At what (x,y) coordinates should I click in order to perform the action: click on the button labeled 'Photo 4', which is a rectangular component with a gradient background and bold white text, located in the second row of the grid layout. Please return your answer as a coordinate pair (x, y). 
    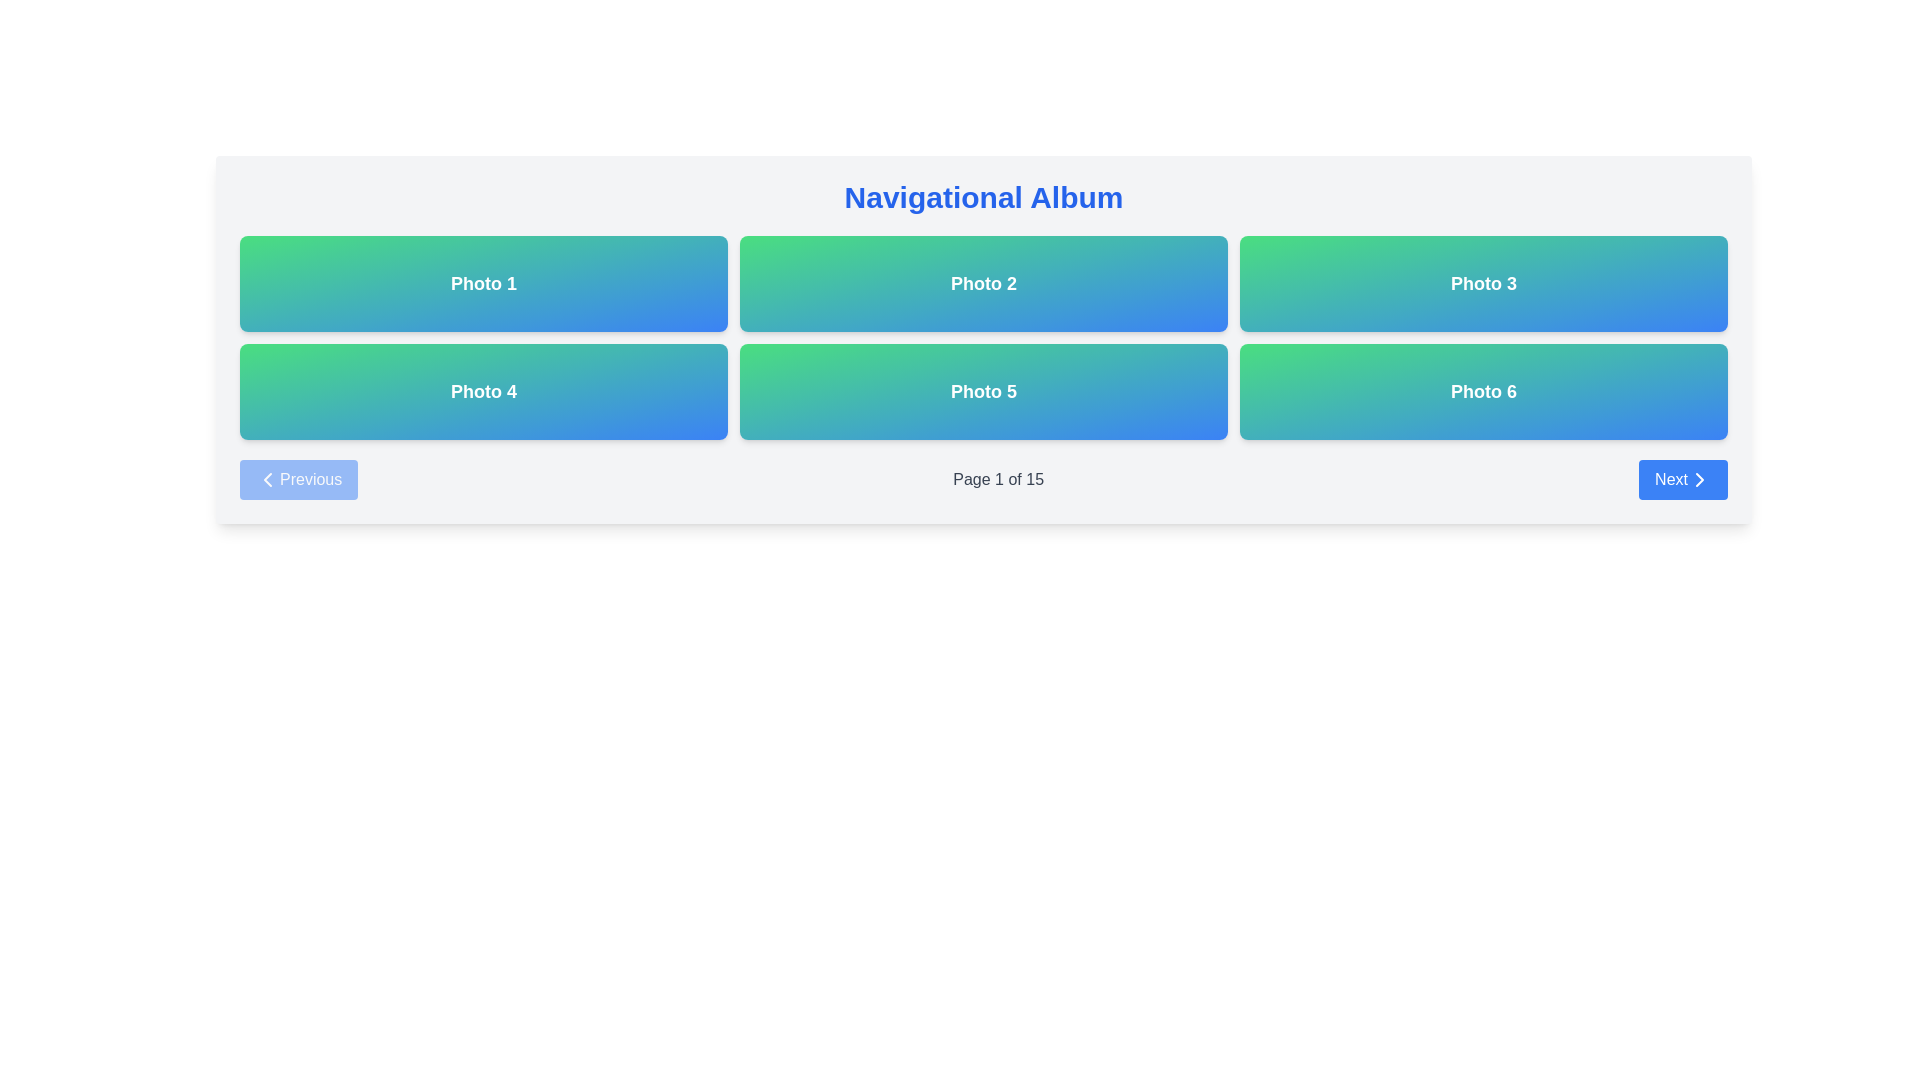
    Looking at the image, I should click on (484, 392).